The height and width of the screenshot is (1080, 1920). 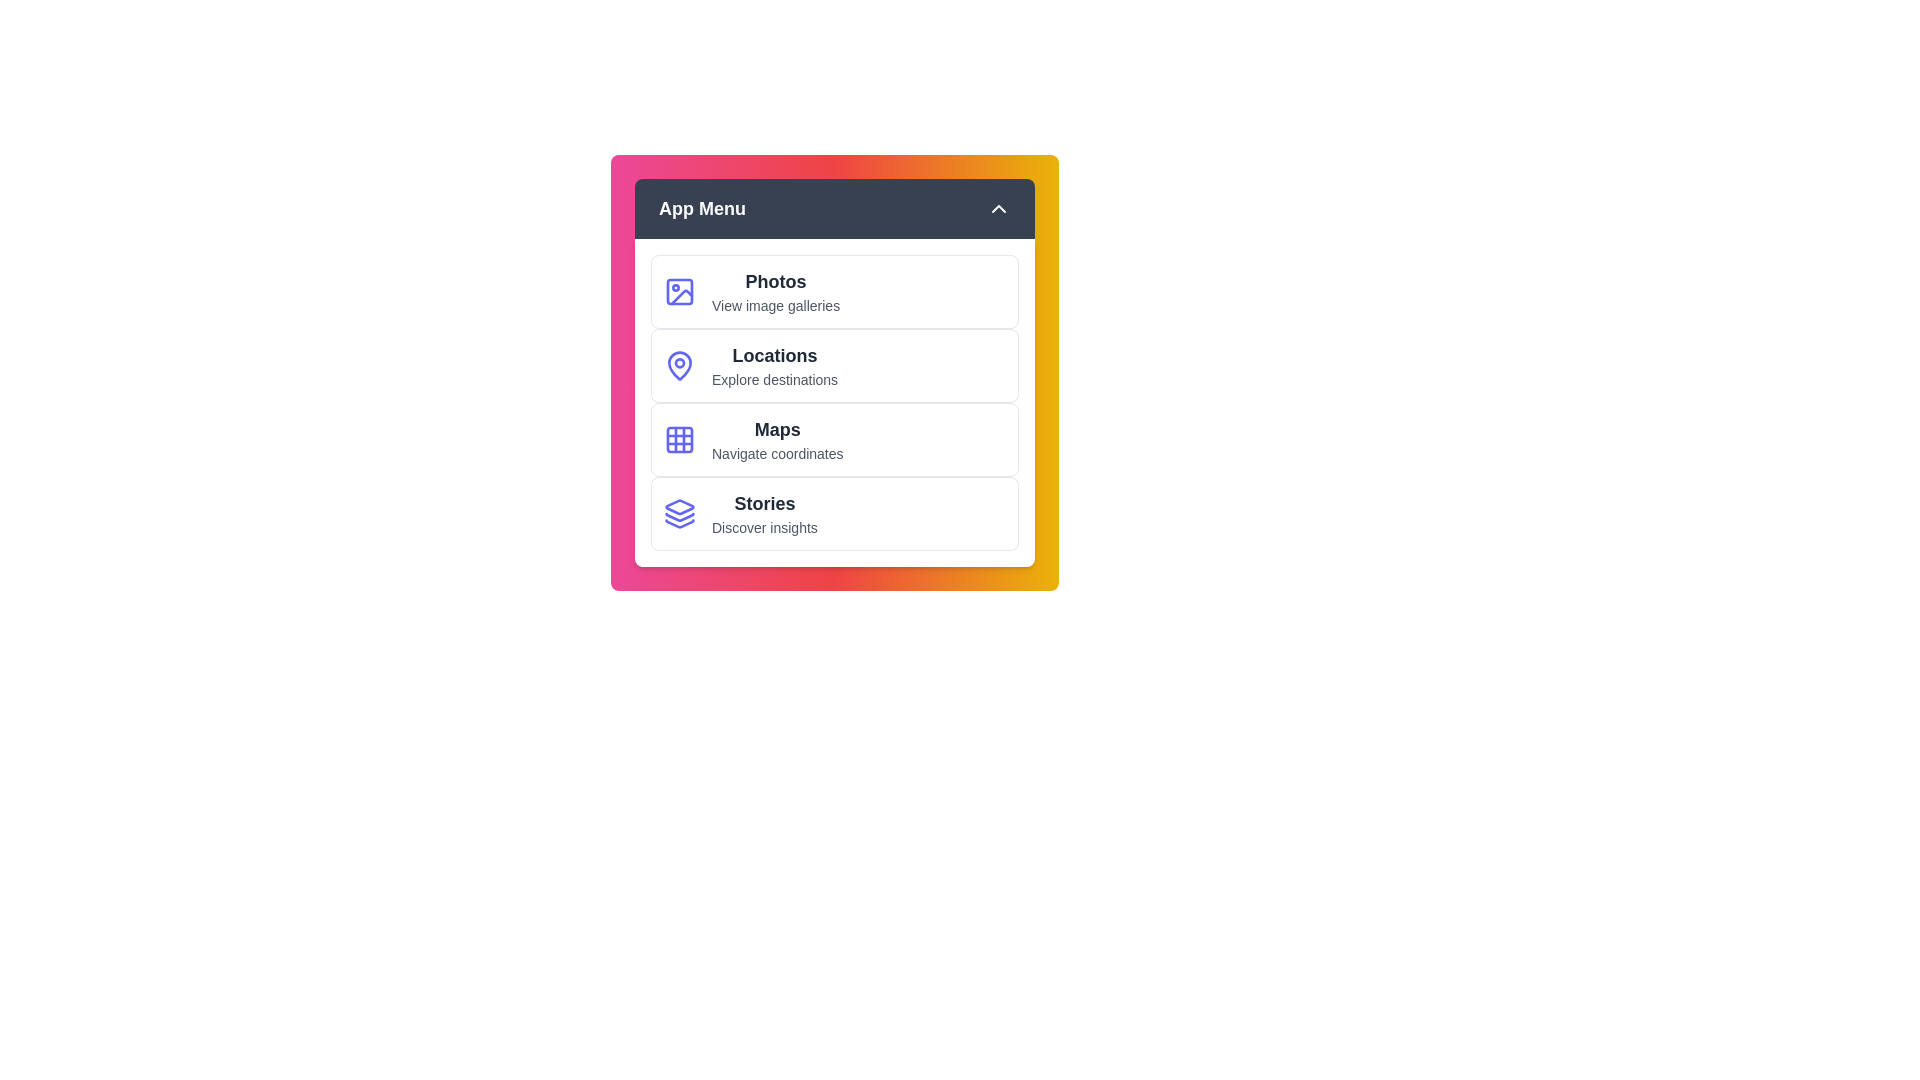 I want to click on the icon associated with the menu item 'Photos', so click(x=680, y=292).